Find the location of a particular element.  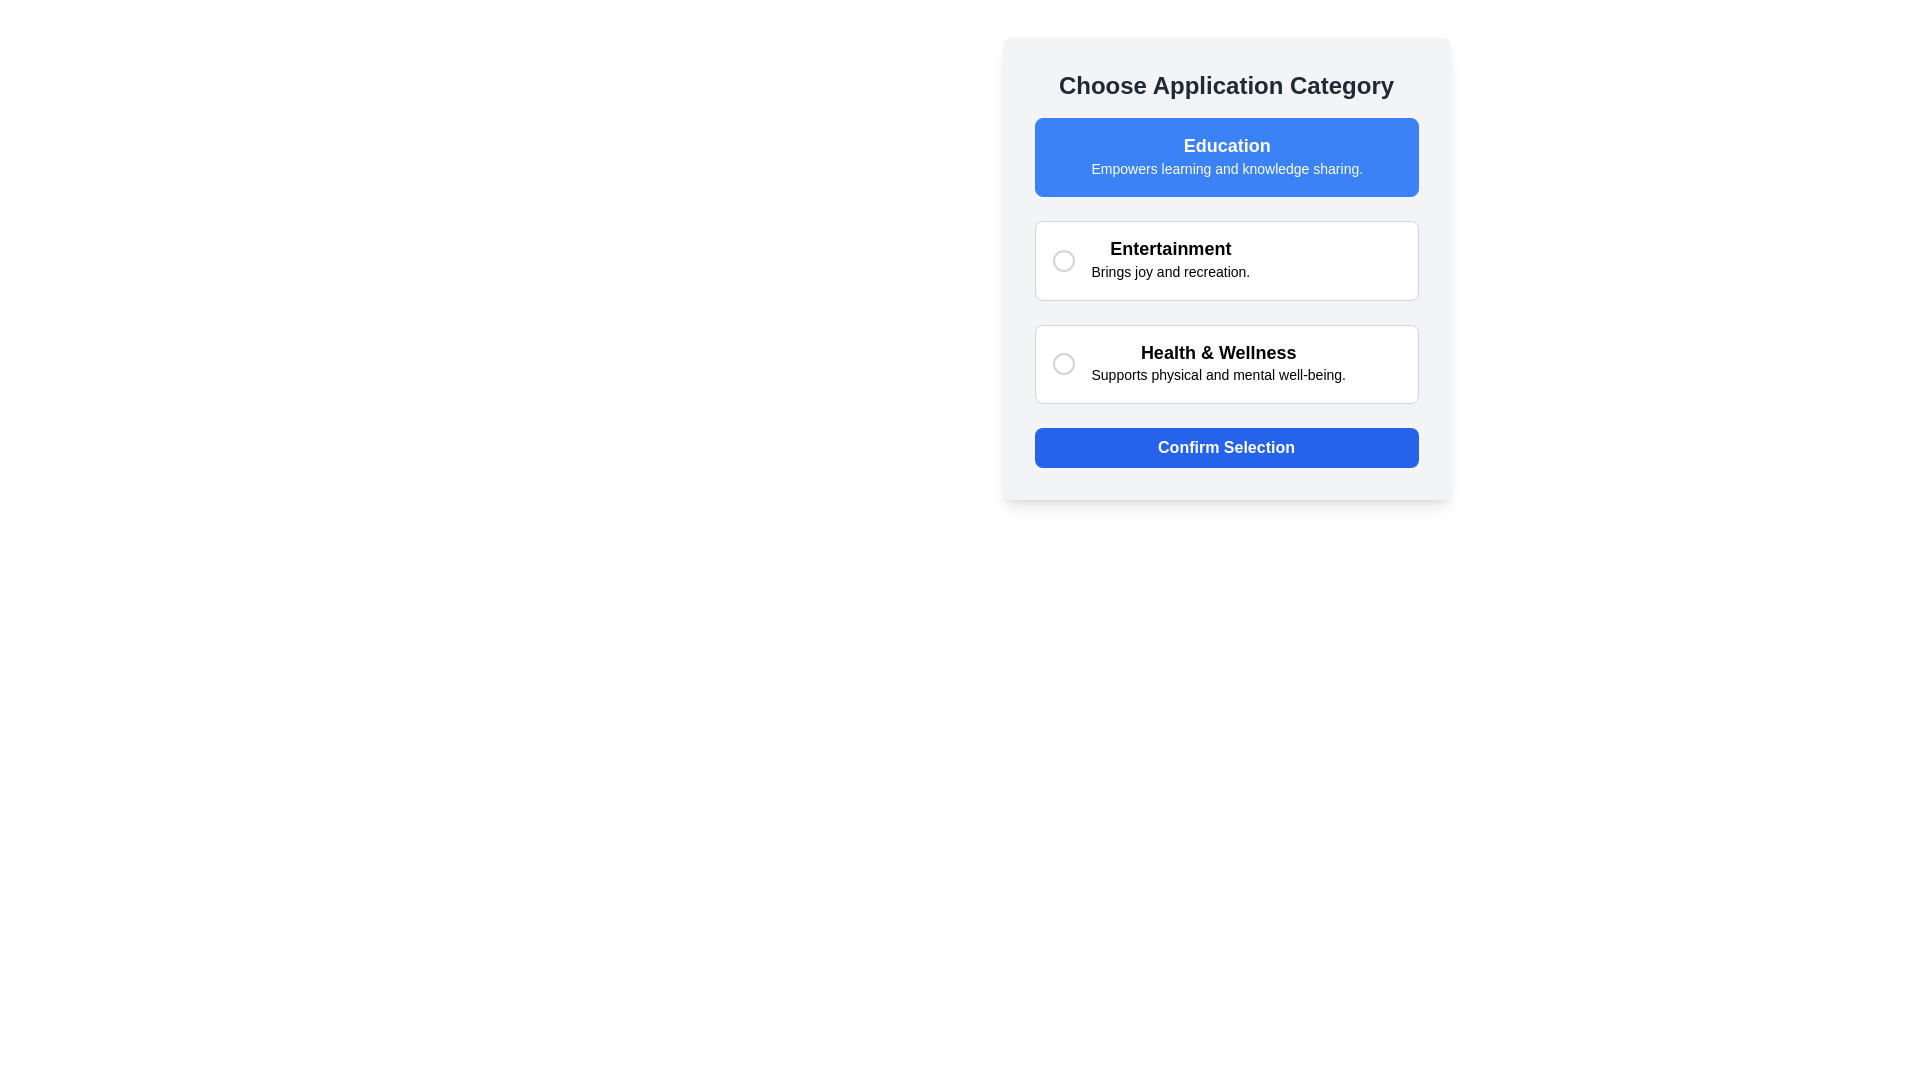

the 'Education' option button in the form titled 'Choose Application Category' is located at coordinates (1225, 156).